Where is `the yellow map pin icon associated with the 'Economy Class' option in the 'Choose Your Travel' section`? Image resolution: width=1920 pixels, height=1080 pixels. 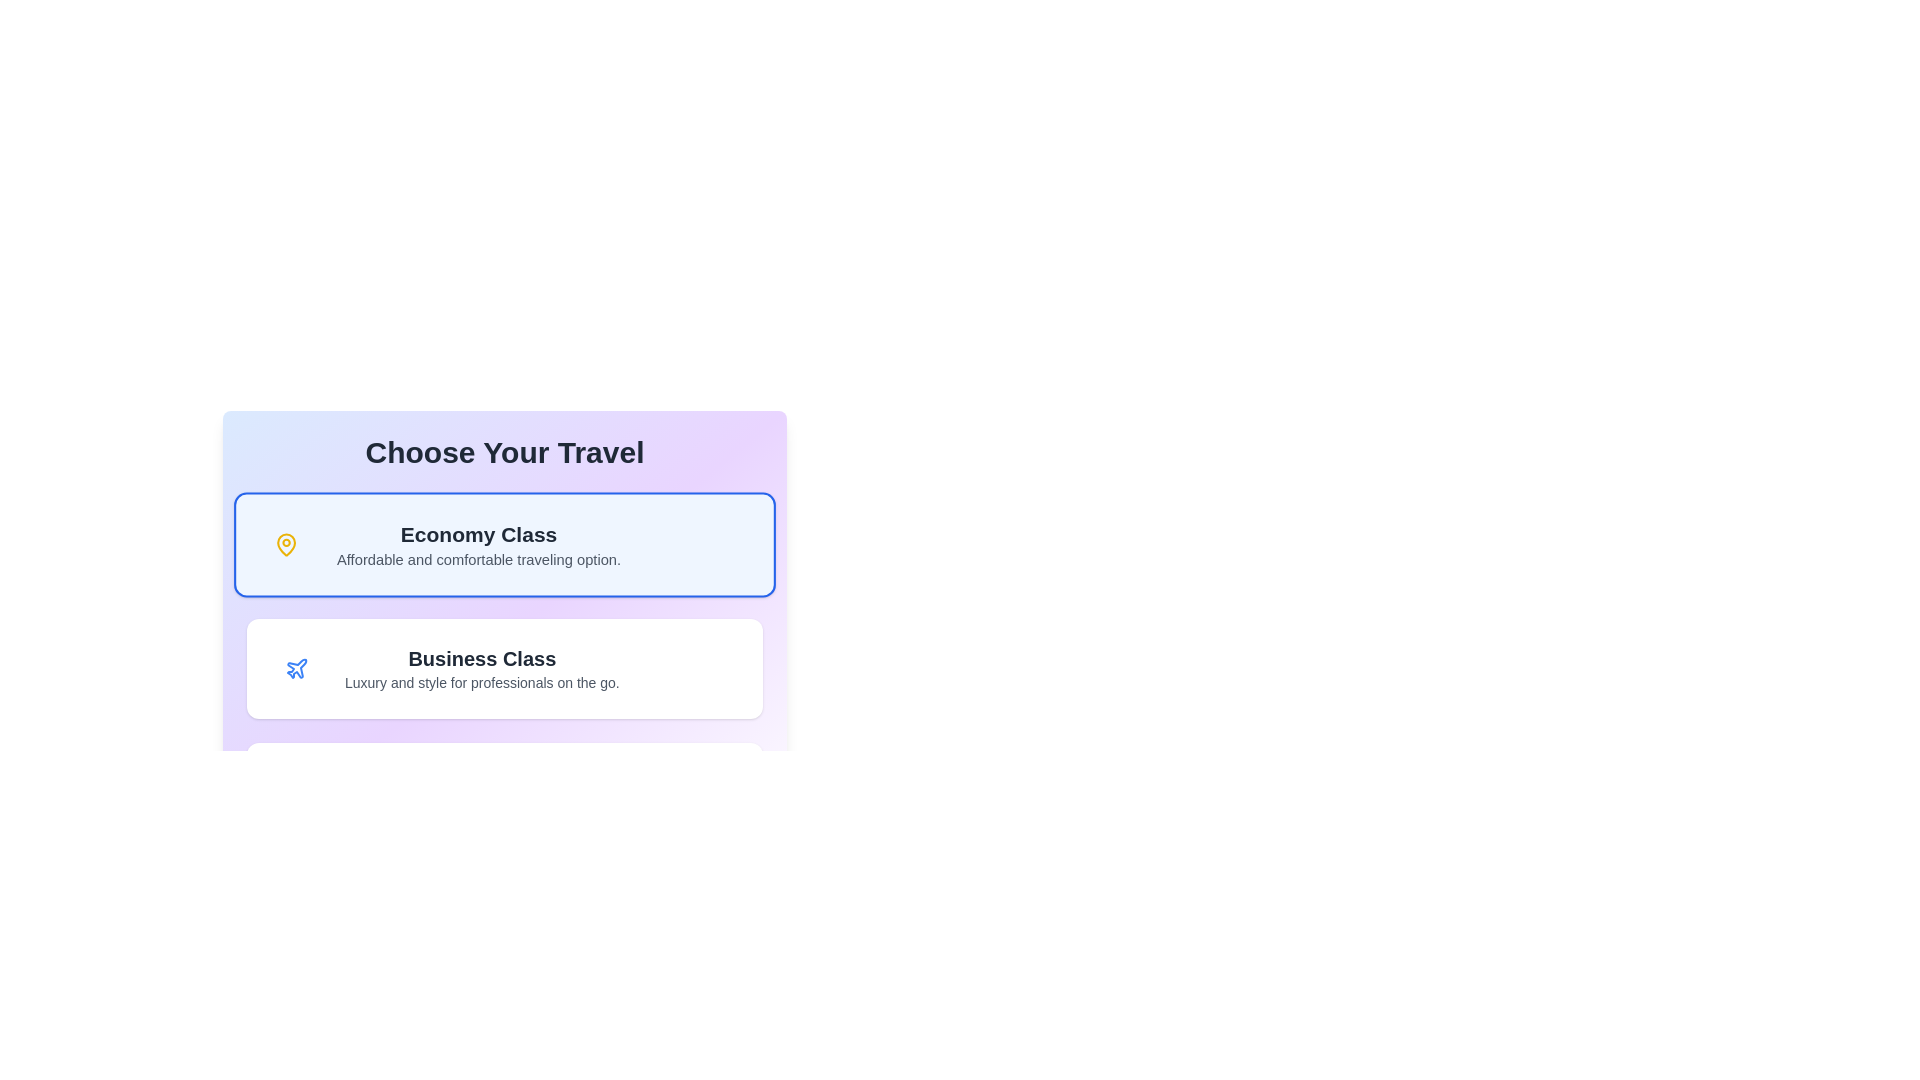 the yellow map pin icon associated with the 'Economy Class' option in the 'Choose Your Travel' section is located at coordinates (285, 544).